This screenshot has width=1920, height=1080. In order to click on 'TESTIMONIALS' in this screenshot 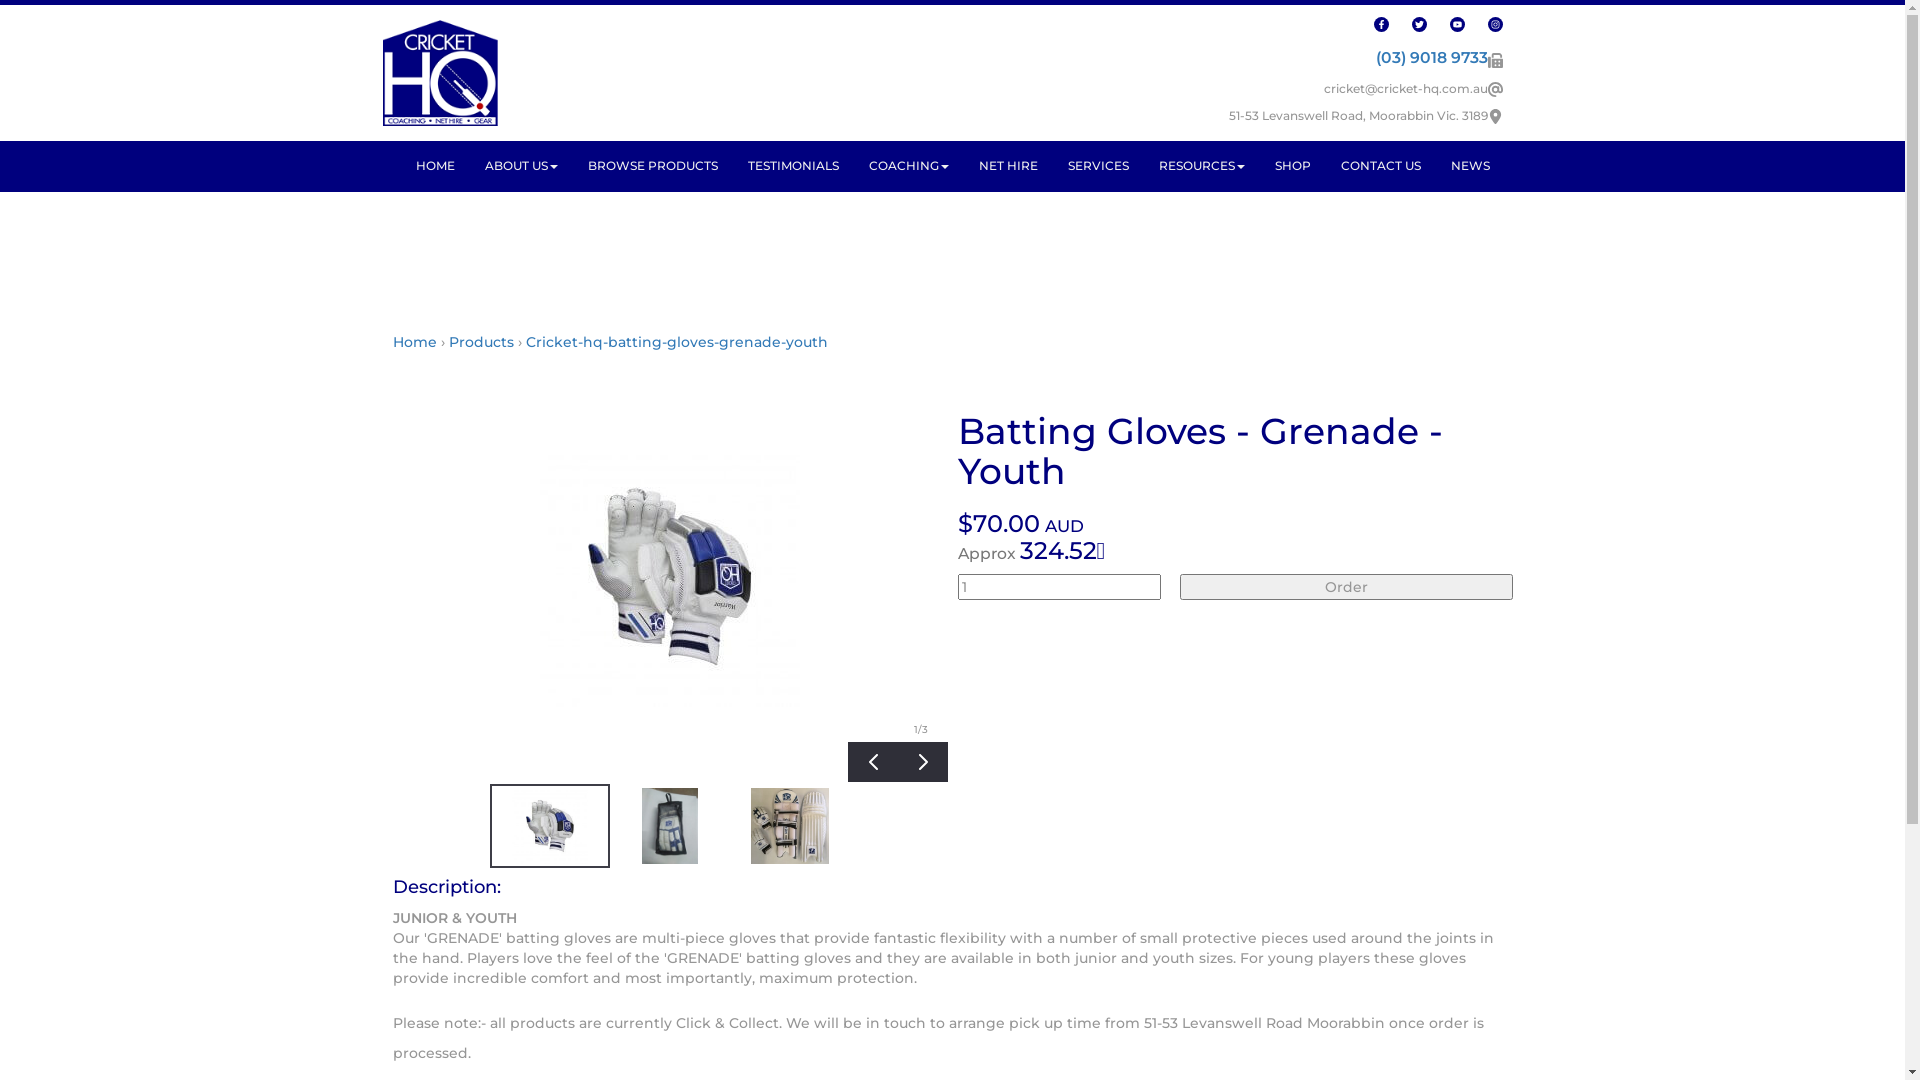, I will do `click(791, 164)`.